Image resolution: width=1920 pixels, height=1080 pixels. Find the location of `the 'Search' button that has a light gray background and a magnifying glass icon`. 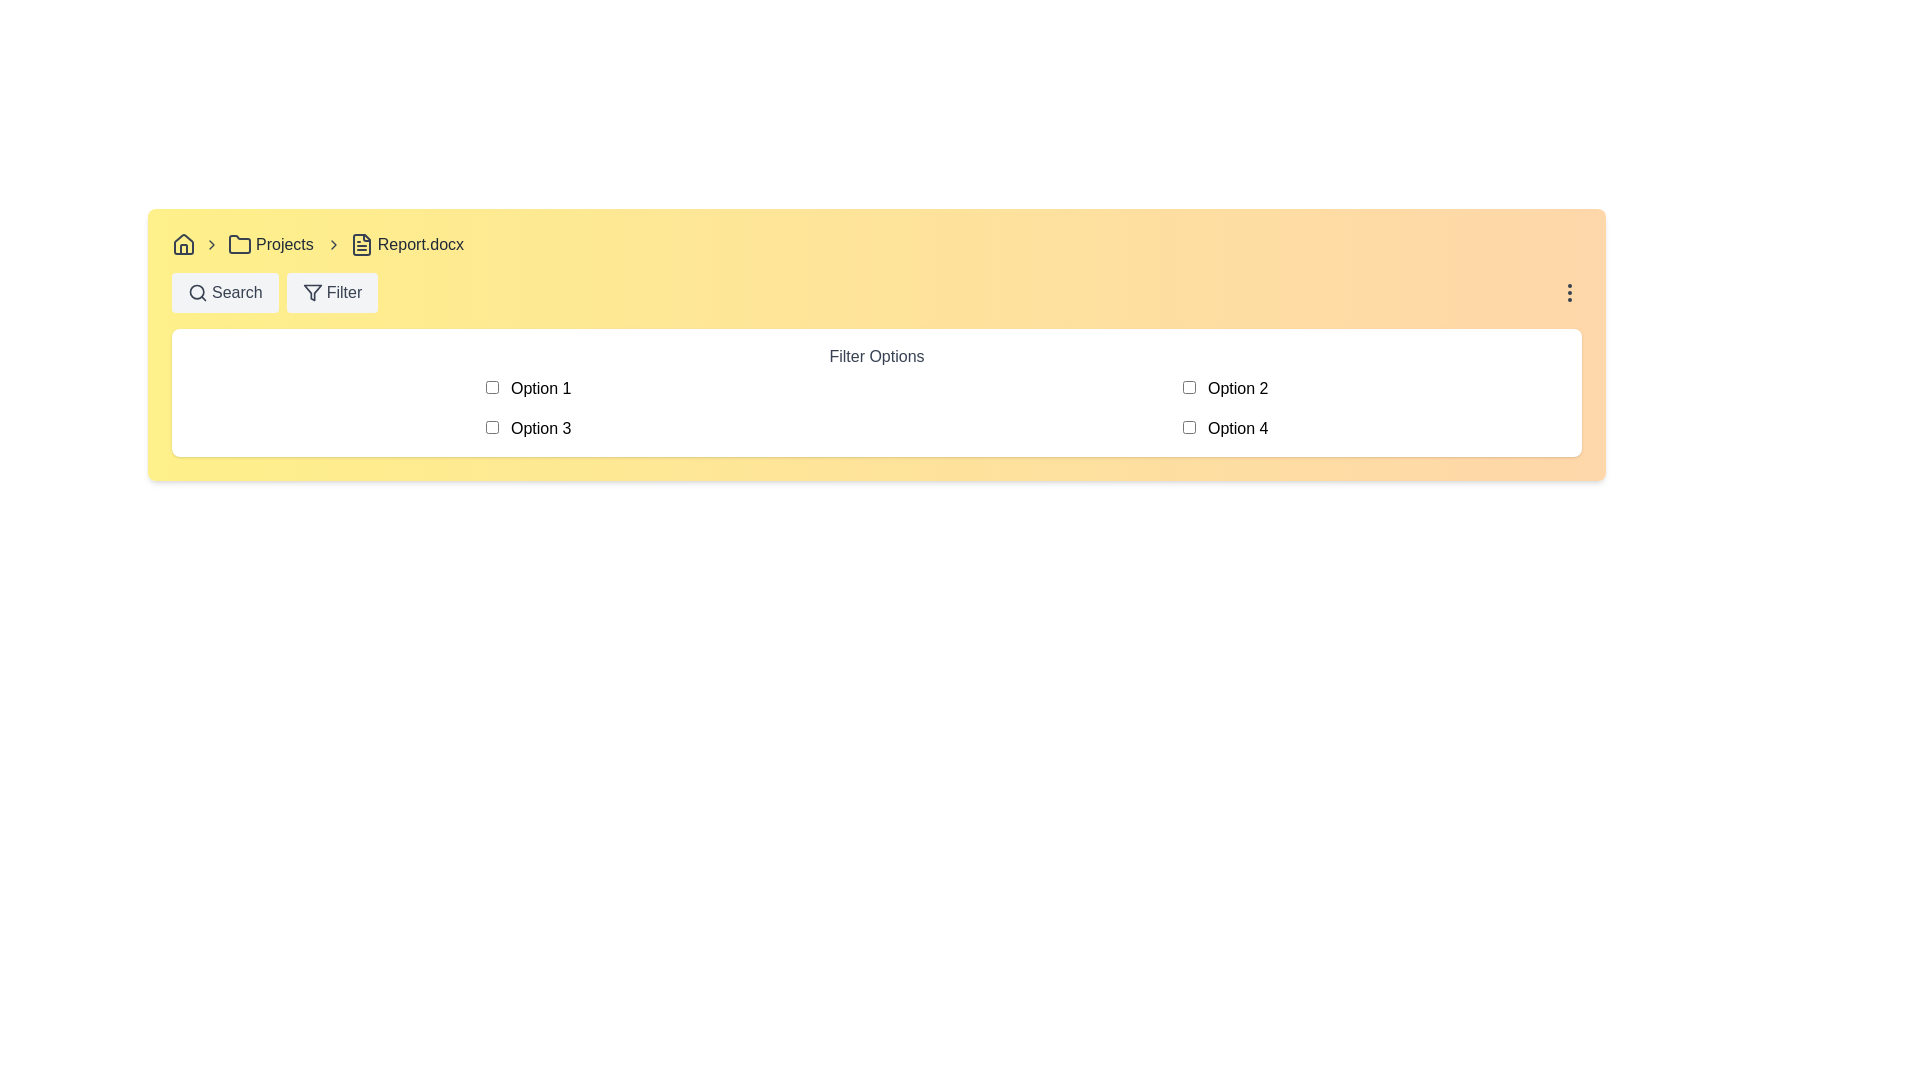

the 'Search' button that has a light gray background and a magnifying glass icon is located at coordinates (225, 293).